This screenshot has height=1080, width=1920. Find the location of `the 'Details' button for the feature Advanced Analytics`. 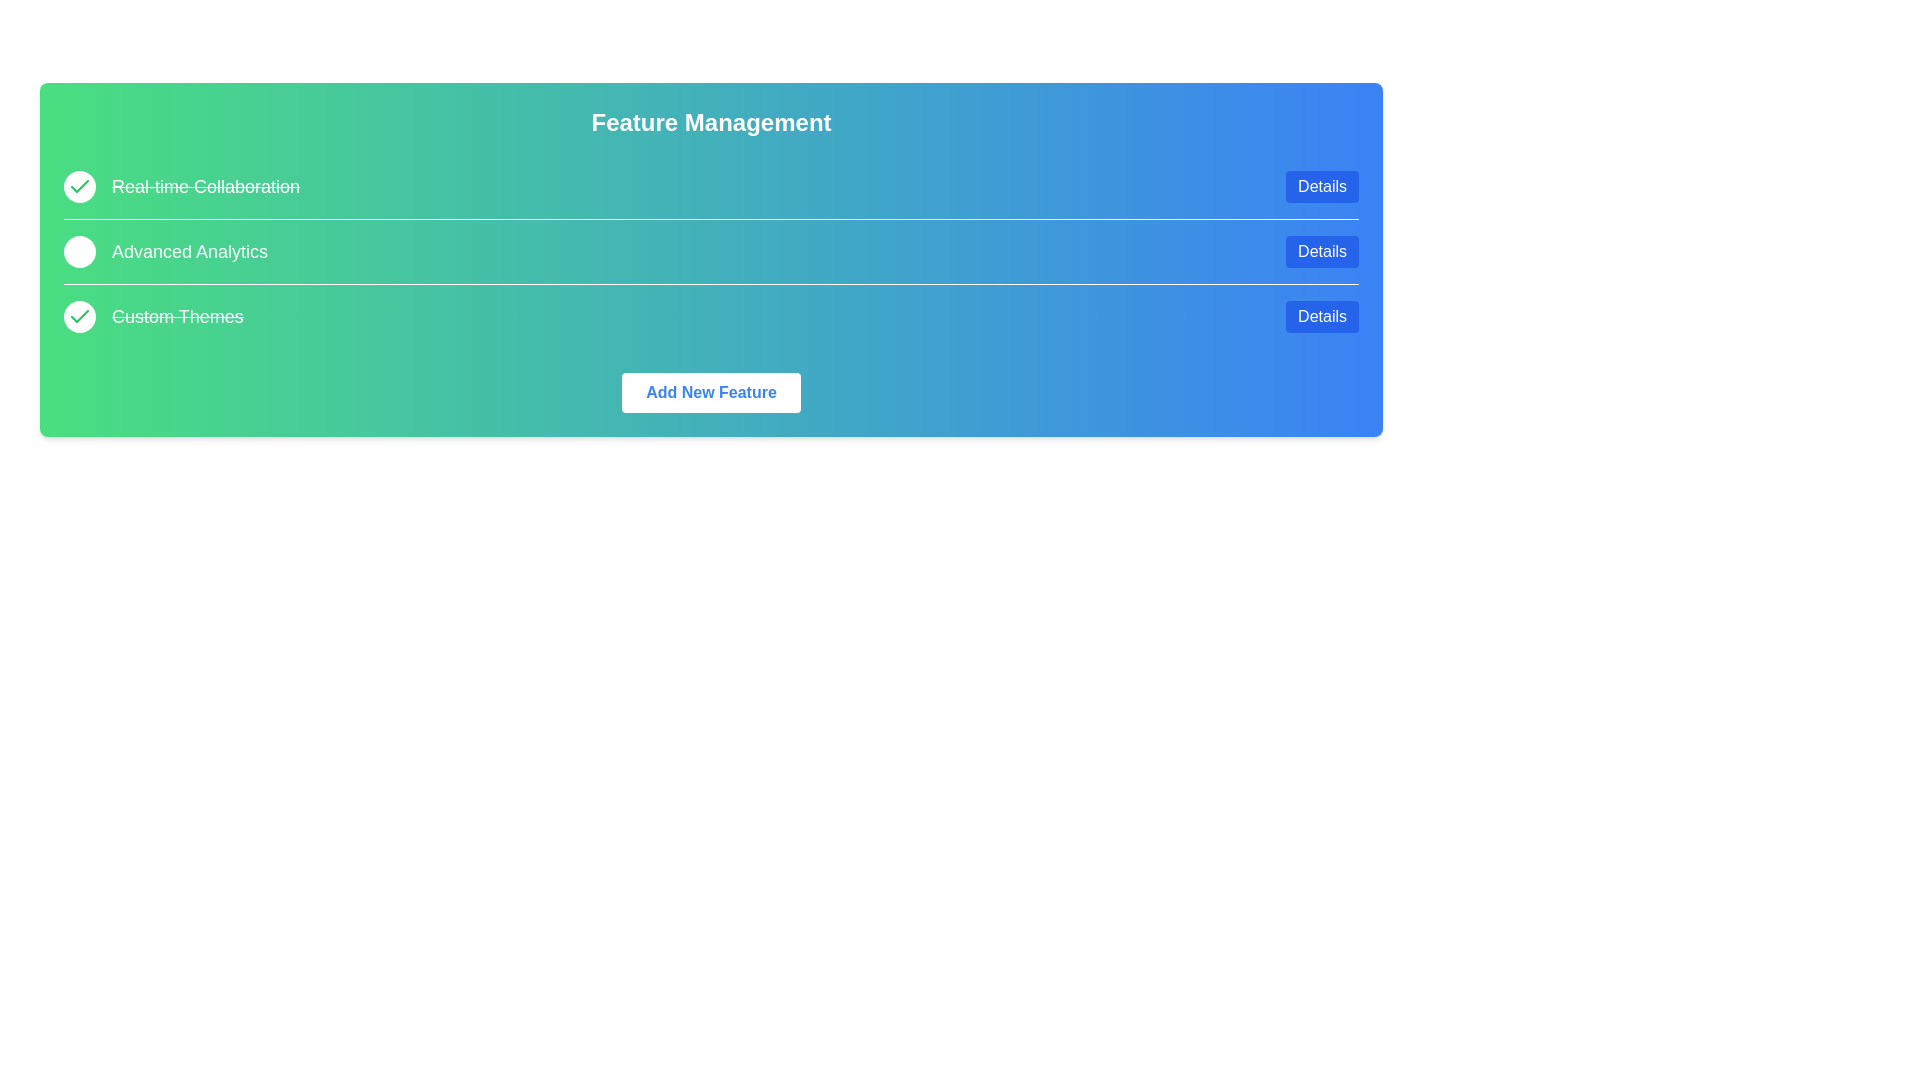

the 'Details' button for the feature Advanced Analytics is located at coordinates (1322, 250).